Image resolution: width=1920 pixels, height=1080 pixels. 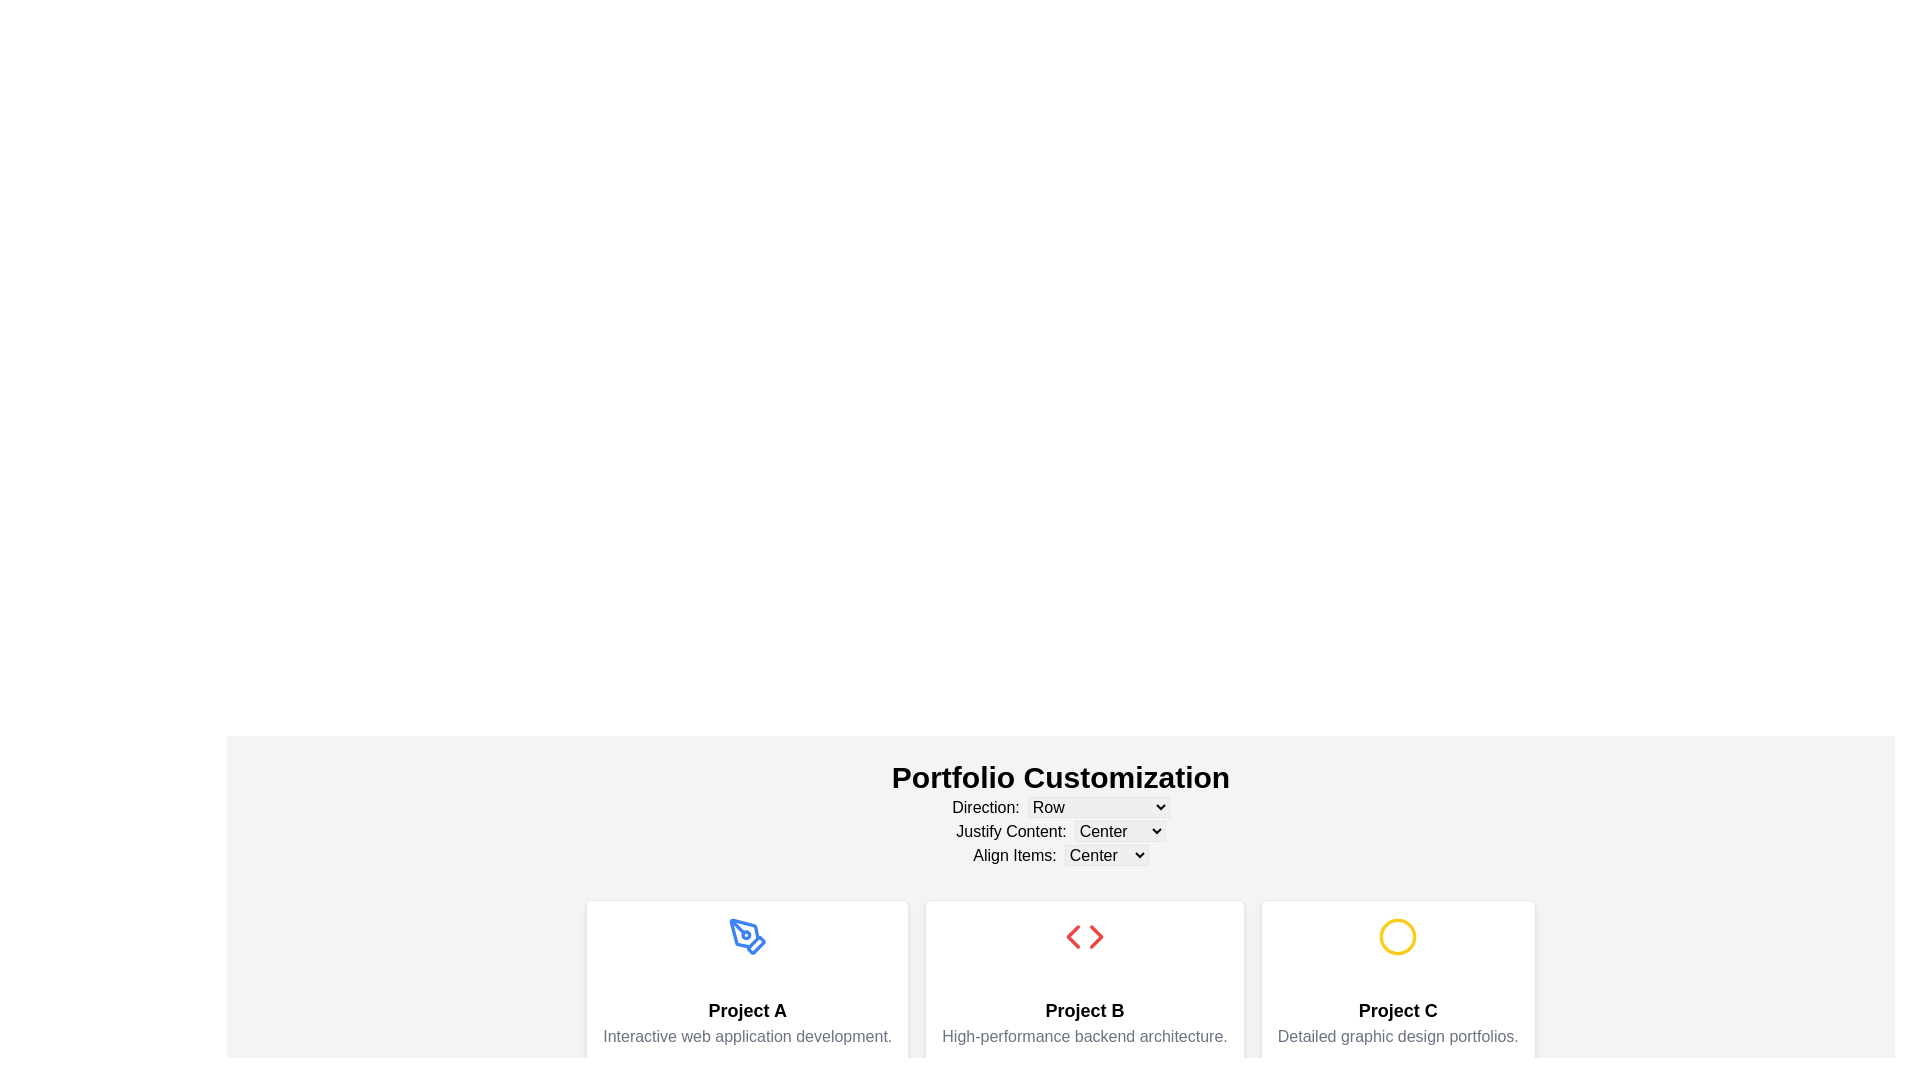 I want to click on the red left-pointing chevron within the 'Project B' card, so click(x=1072, y=937).